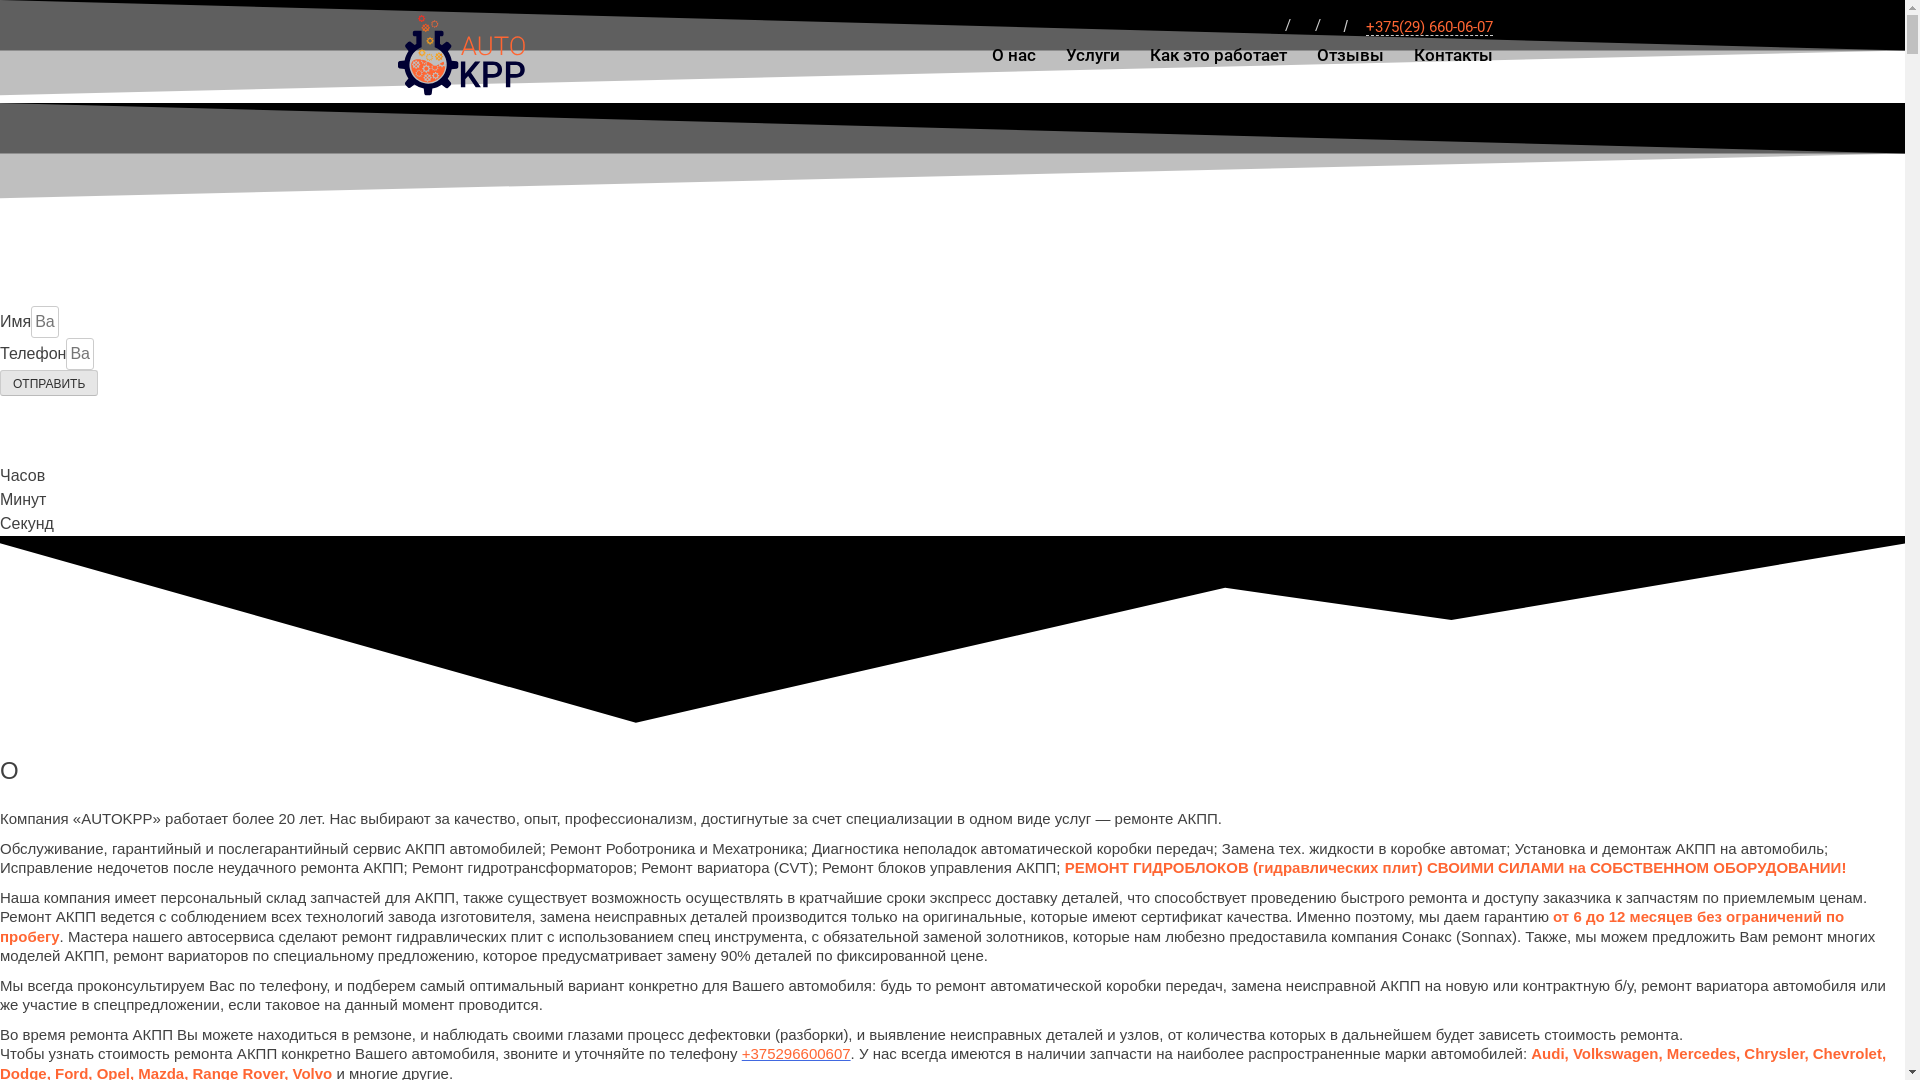 The height and width of the screenshot is (1080, 1920). What do you see at coordinates (1301, 27) in the screenshot?
I see `'Telegram'` at bounding box center [1301, 27].